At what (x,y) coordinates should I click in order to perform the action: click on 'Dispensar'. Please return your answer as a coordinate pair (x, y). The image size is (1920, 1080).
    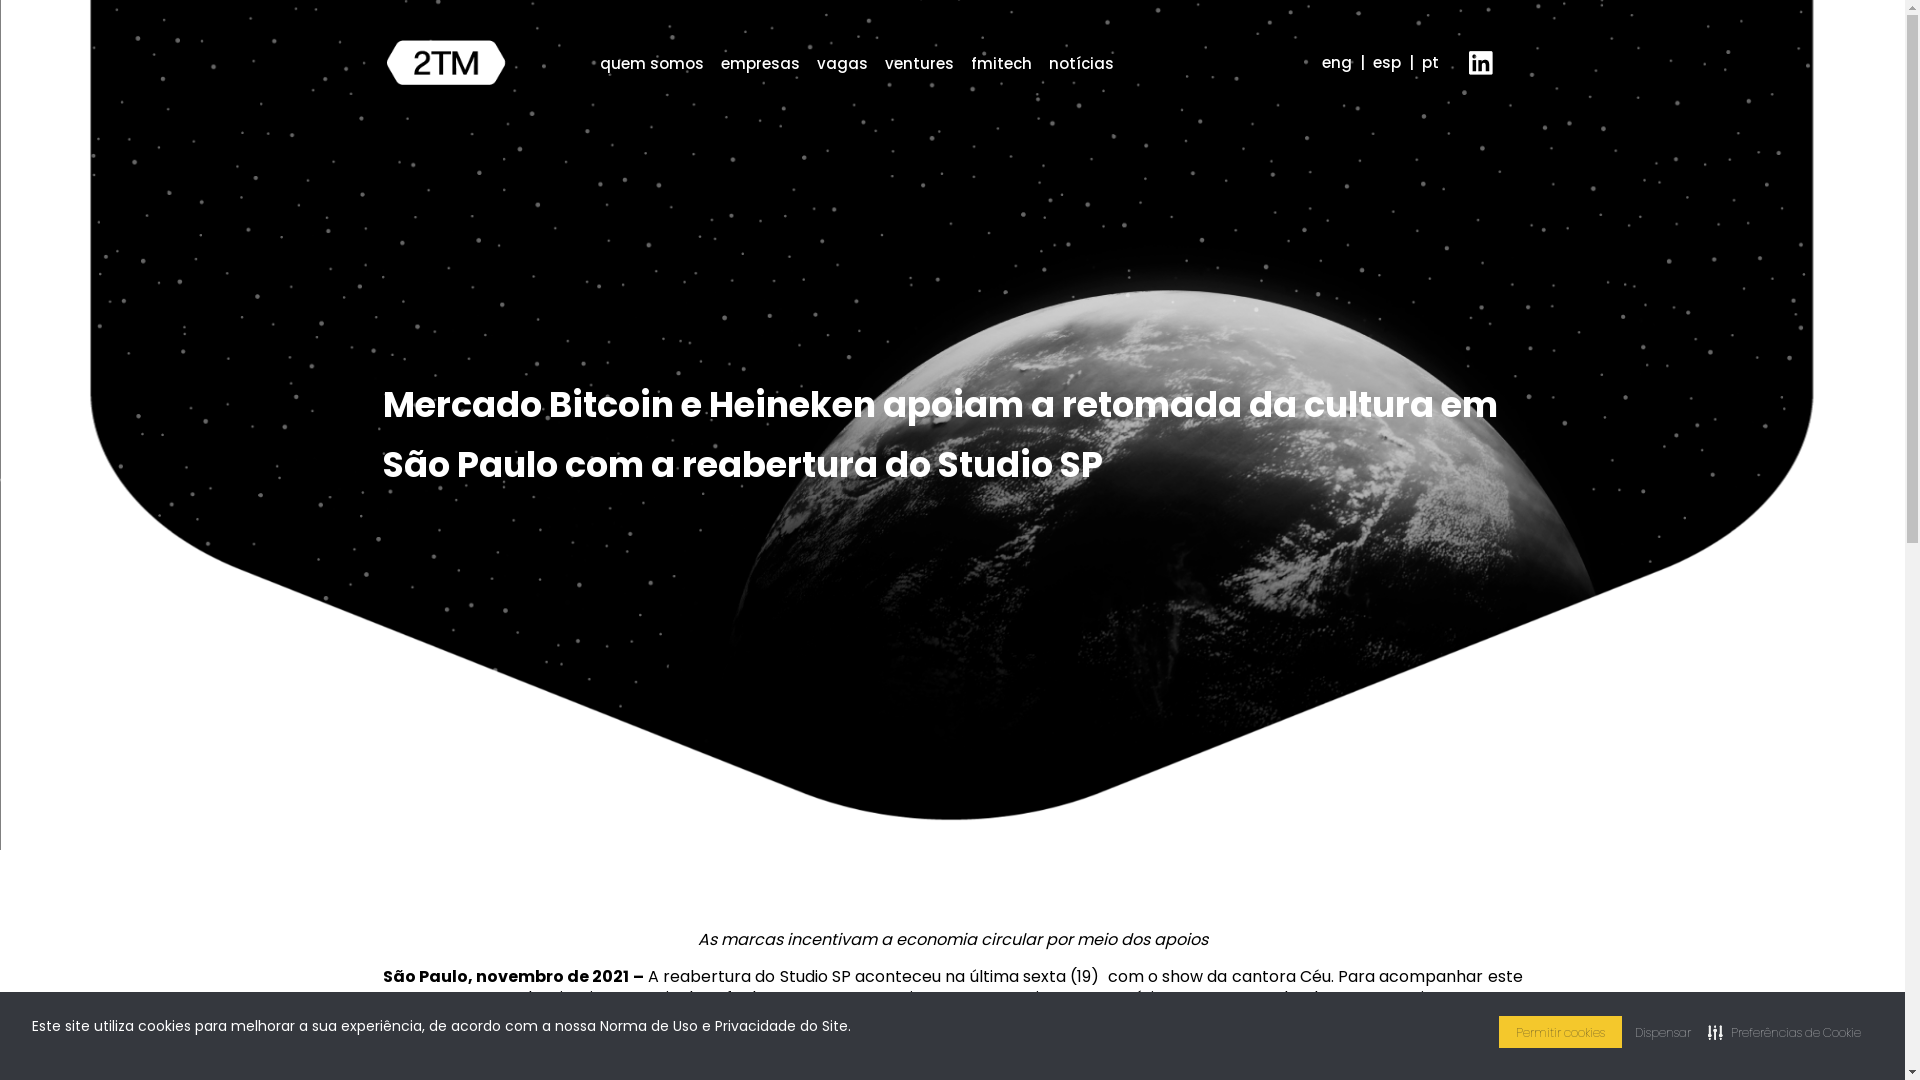
    Looking at the image, I should click on (1662, 1032).